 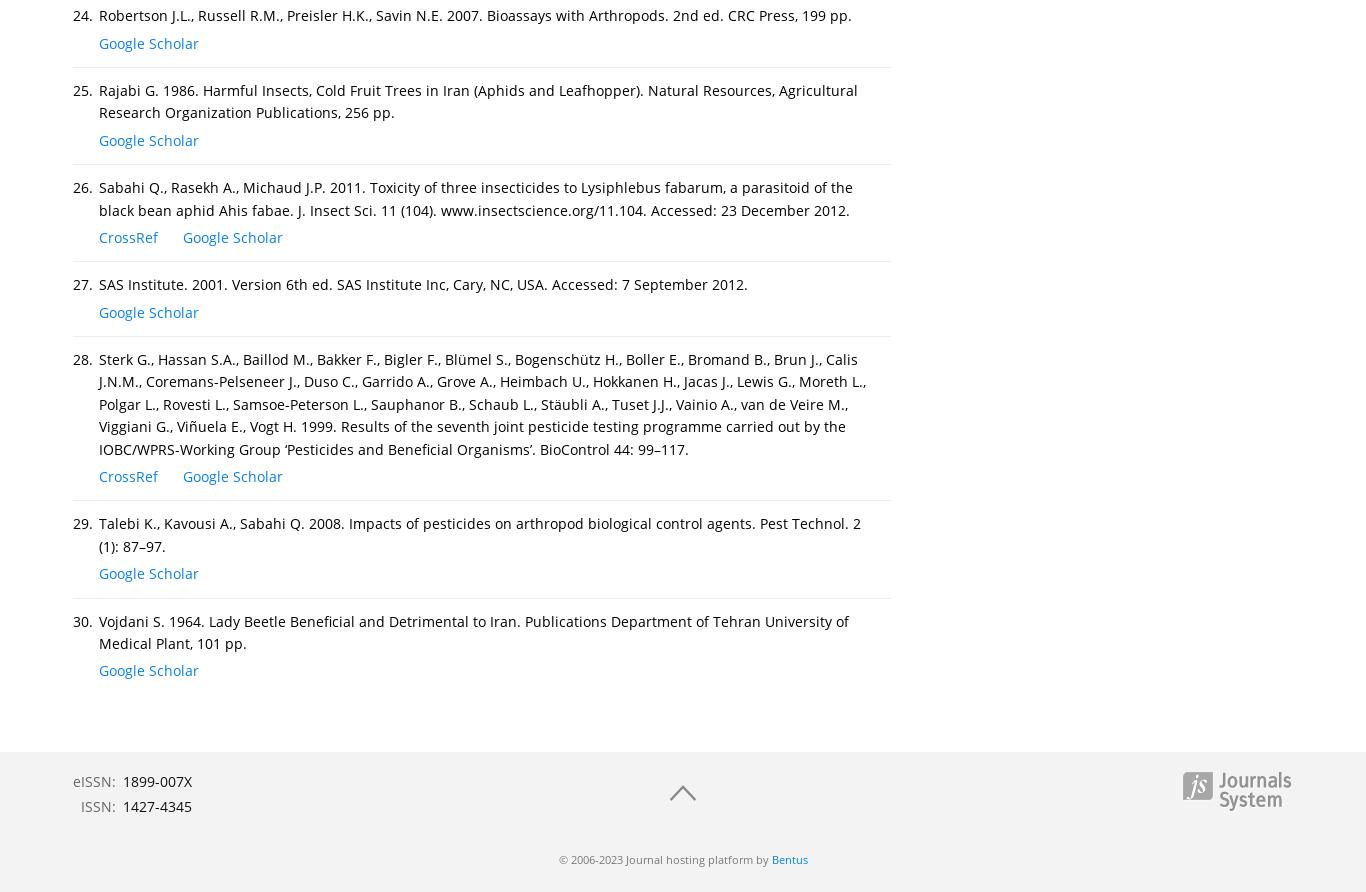 What do you see at coordinates (94, 780) in the screenshot?
I see `'eISSN:'` at bounding box center [94, 780].